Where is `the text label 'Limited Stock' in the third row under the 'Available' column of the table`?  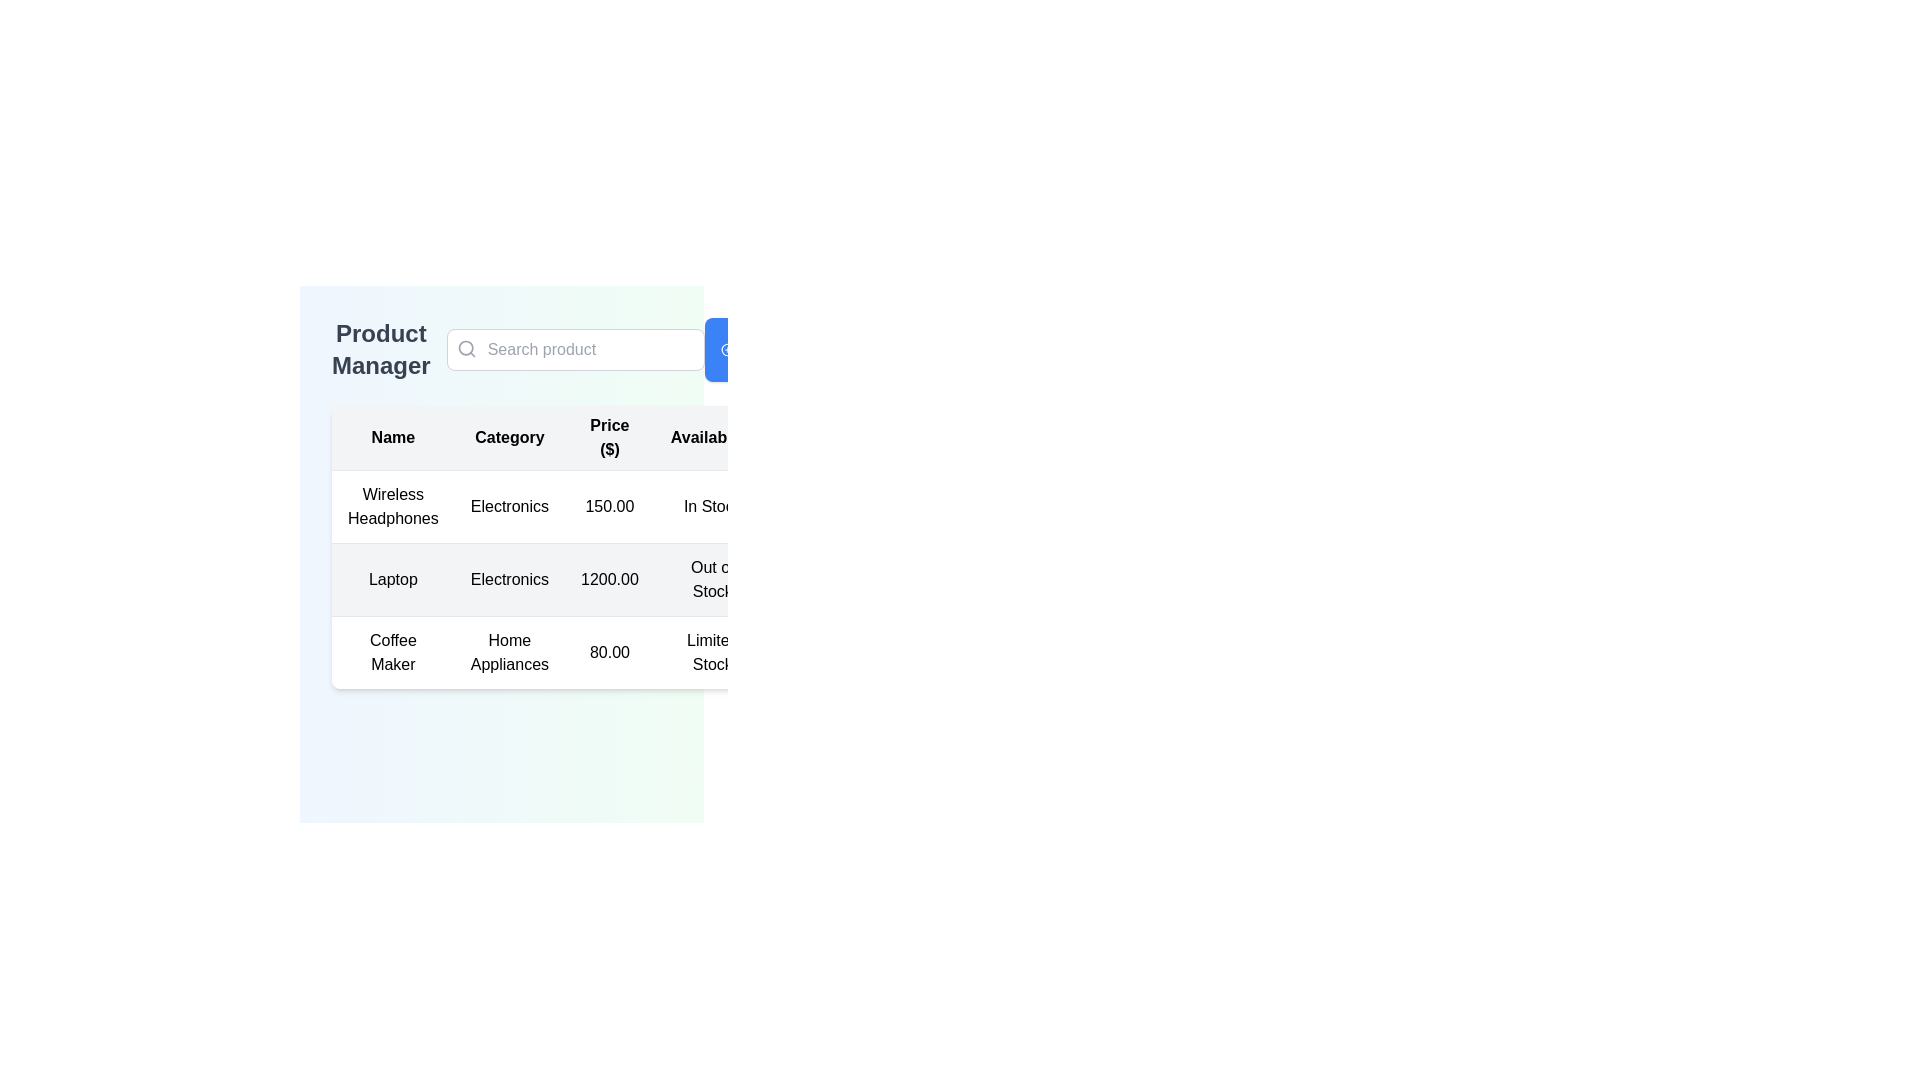 the text label 'Limited Stock' in the third row under the 'Available' column of the table is located at coordinates (712, 652).